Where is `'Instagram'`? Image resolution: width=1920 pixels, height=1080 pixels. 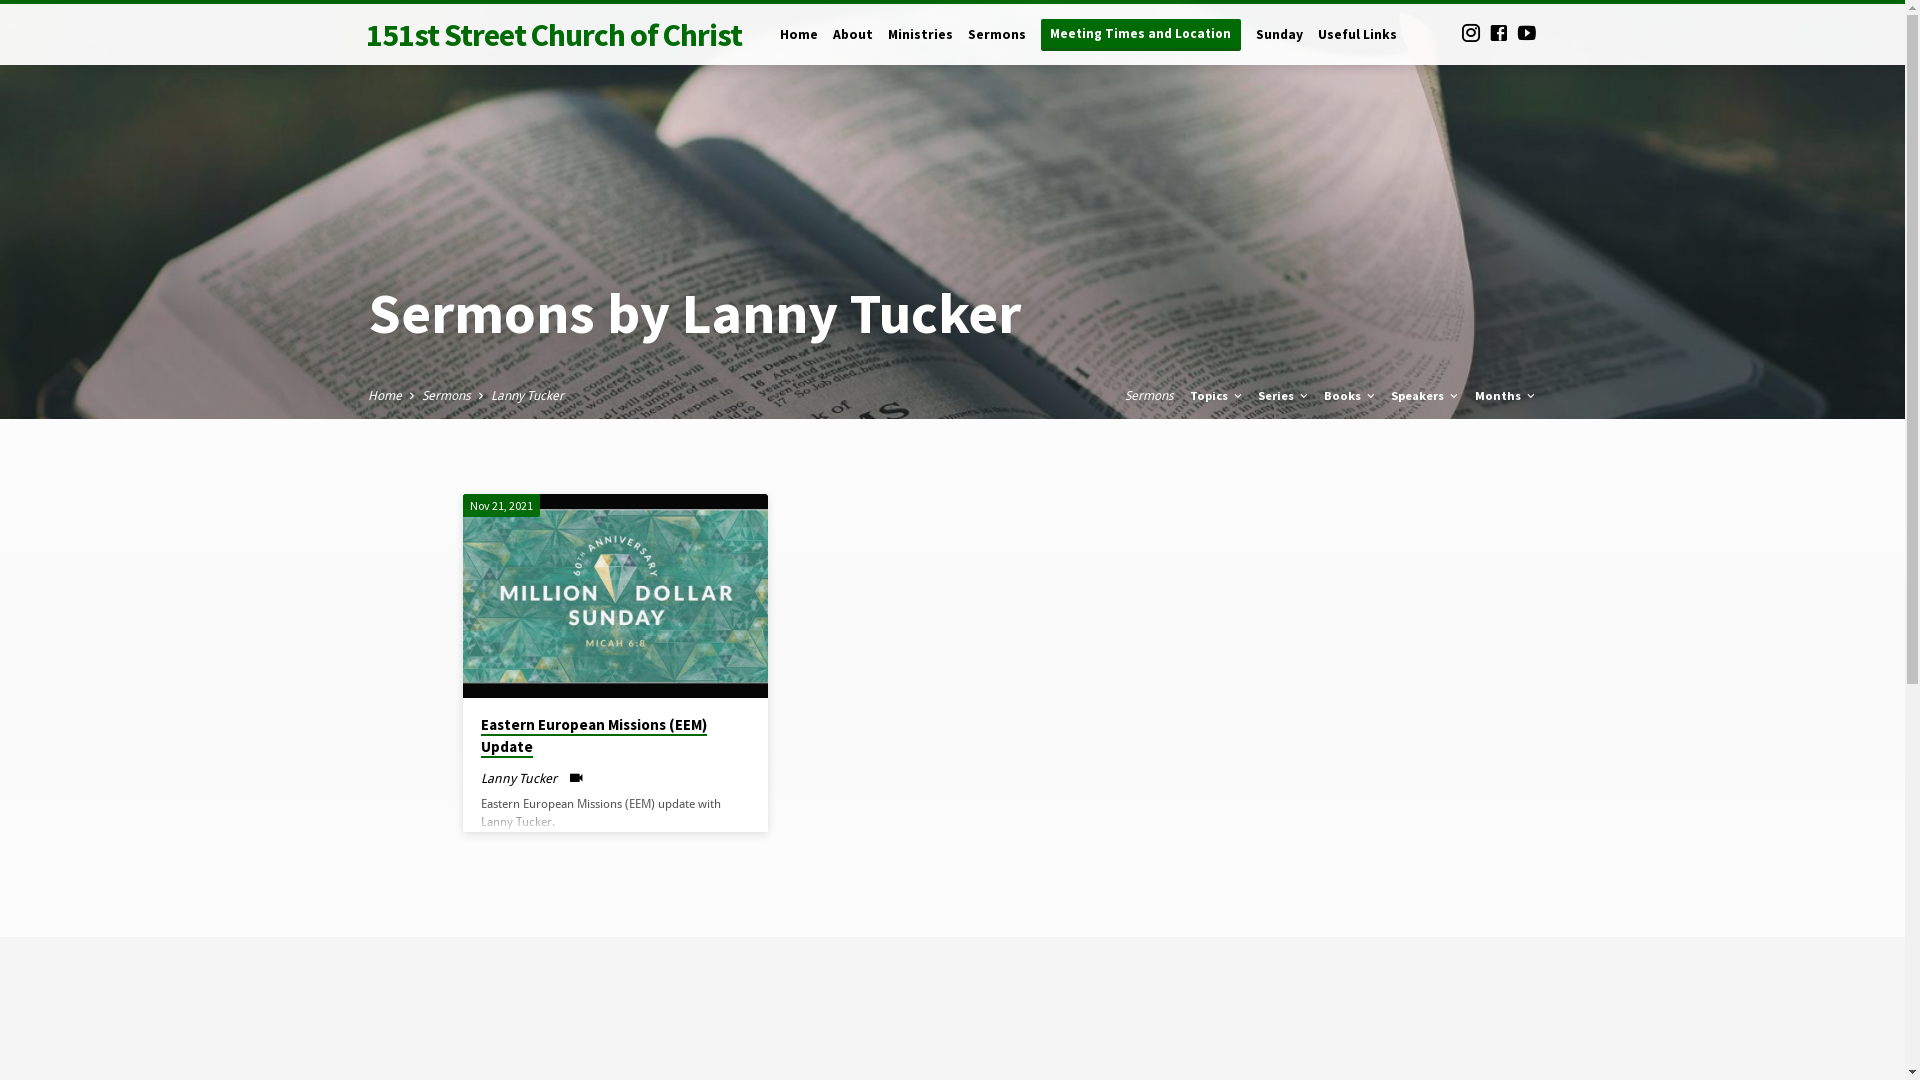 'Instagram' is located at coordinates (1470, 33).